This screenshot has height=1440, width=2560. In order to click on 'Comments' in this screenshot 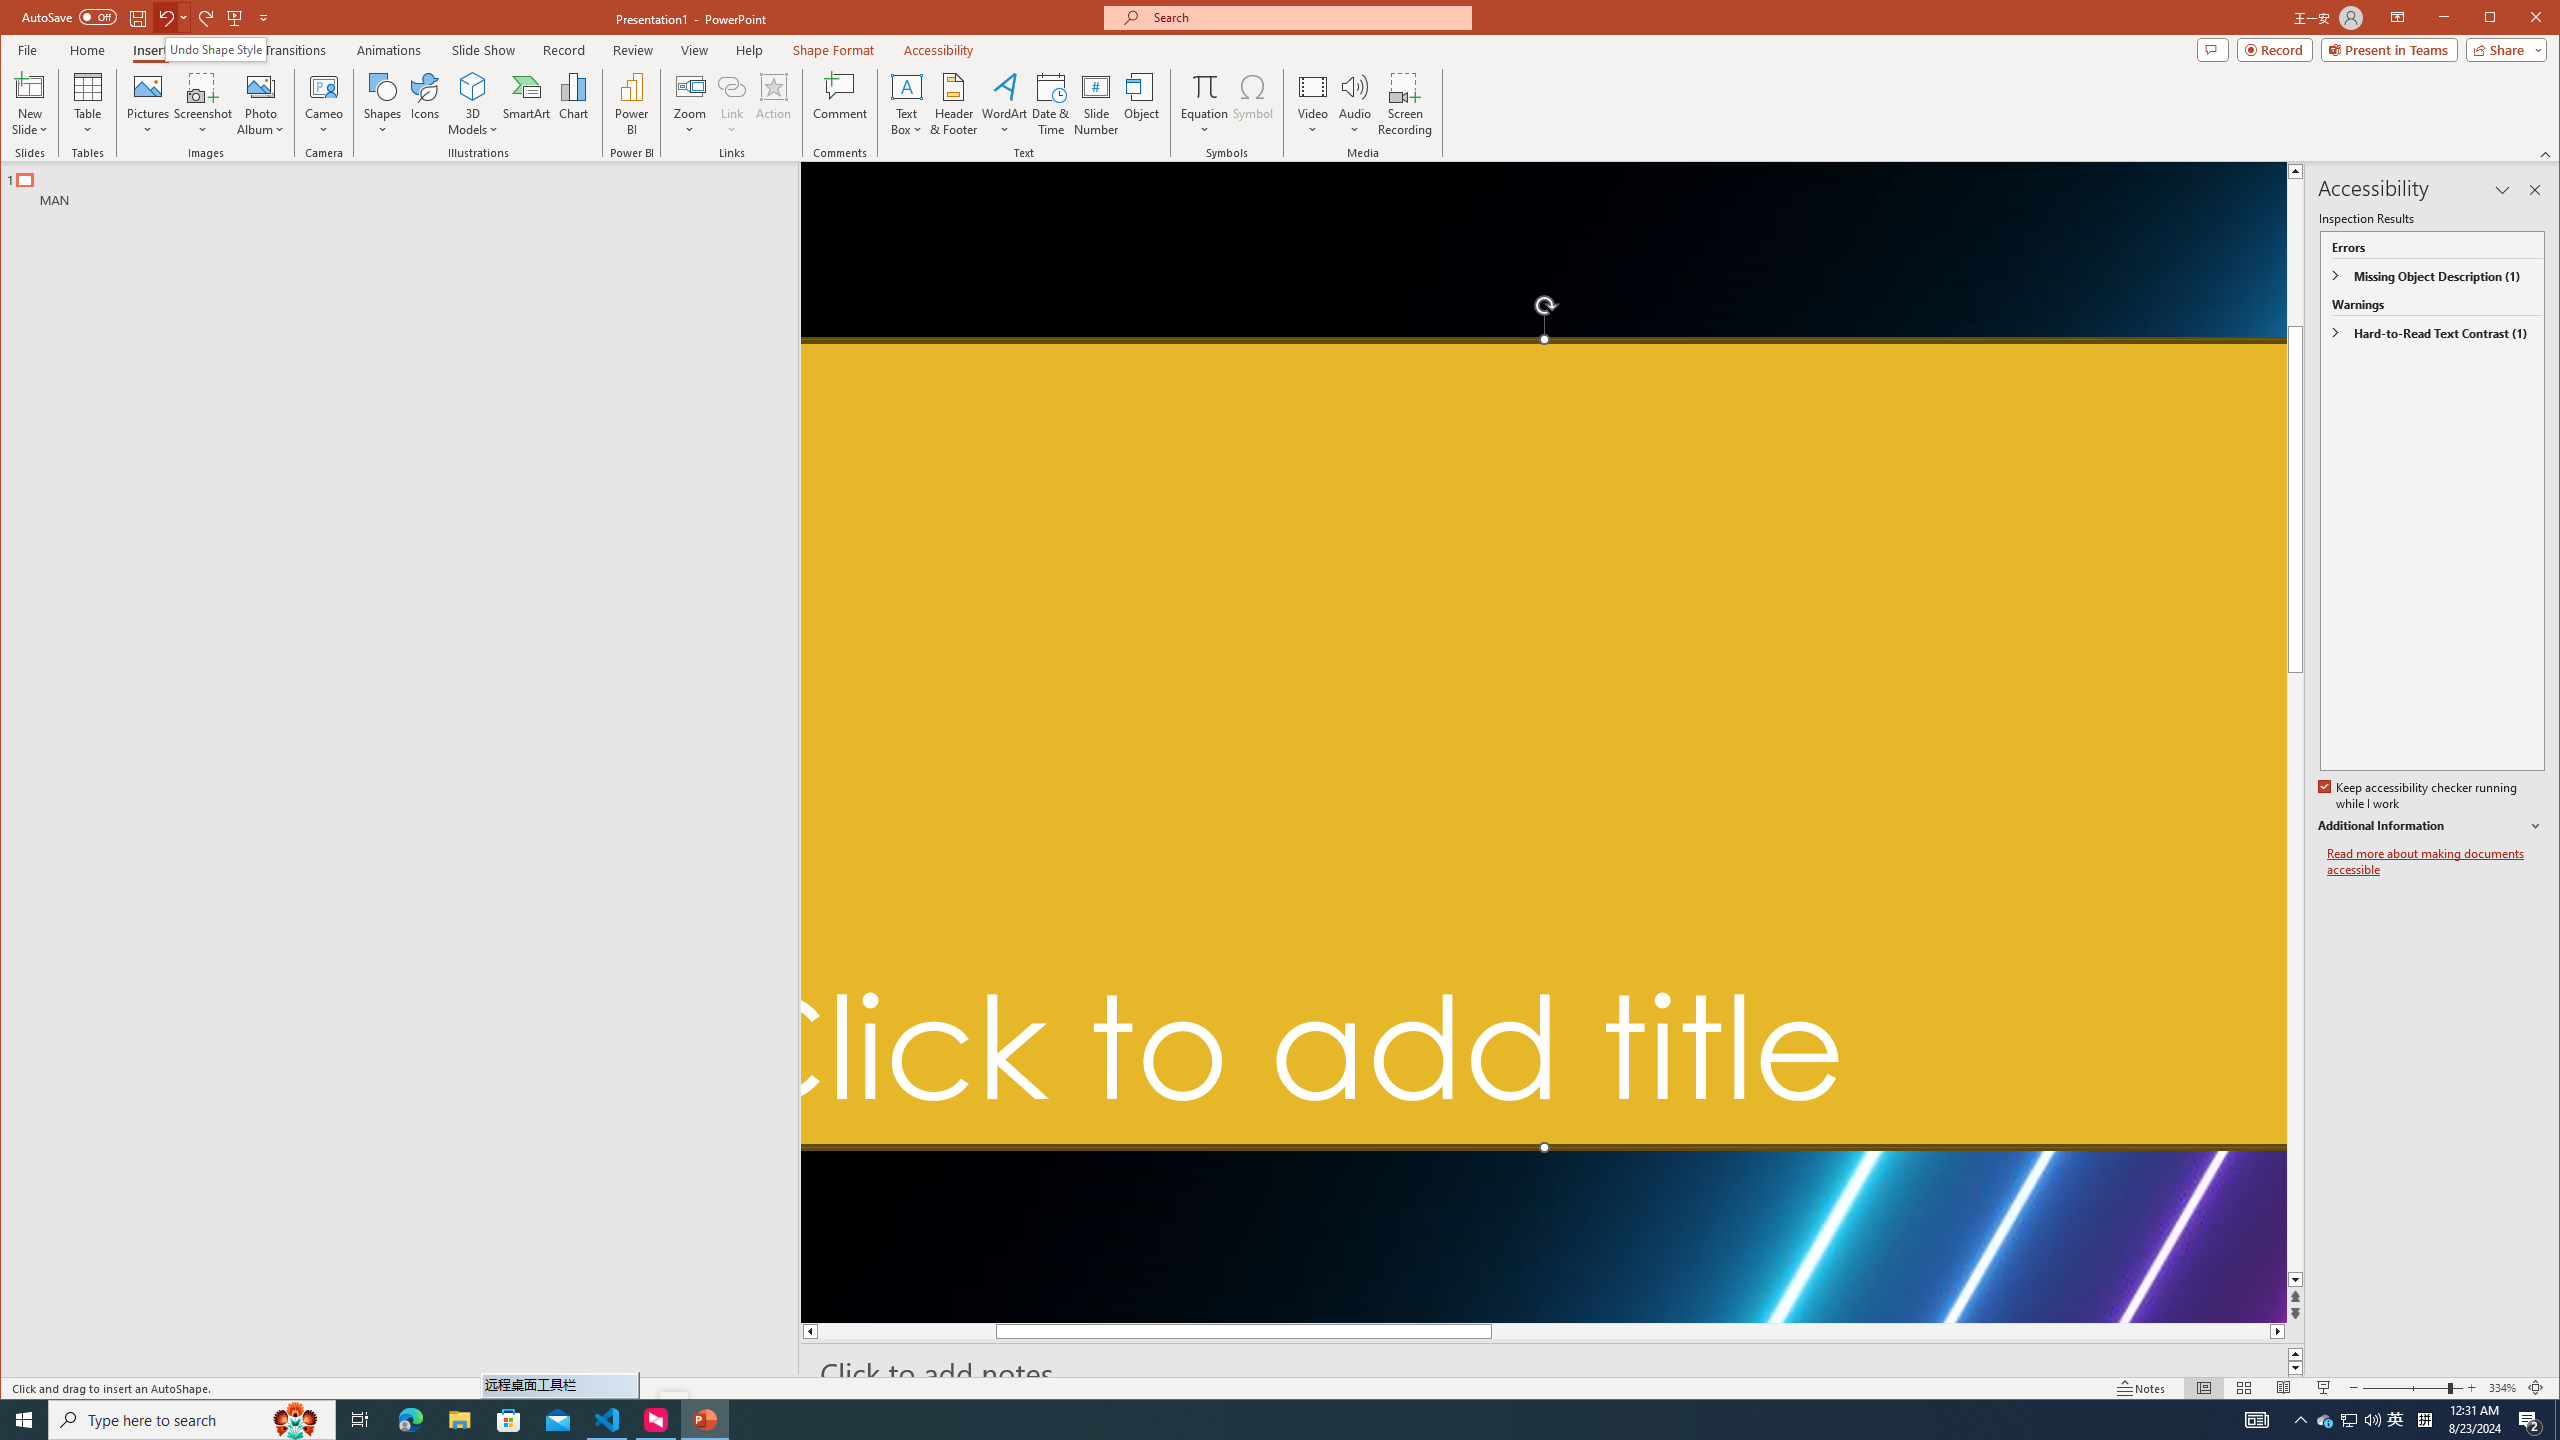, I will do `click(2213, 49)`.